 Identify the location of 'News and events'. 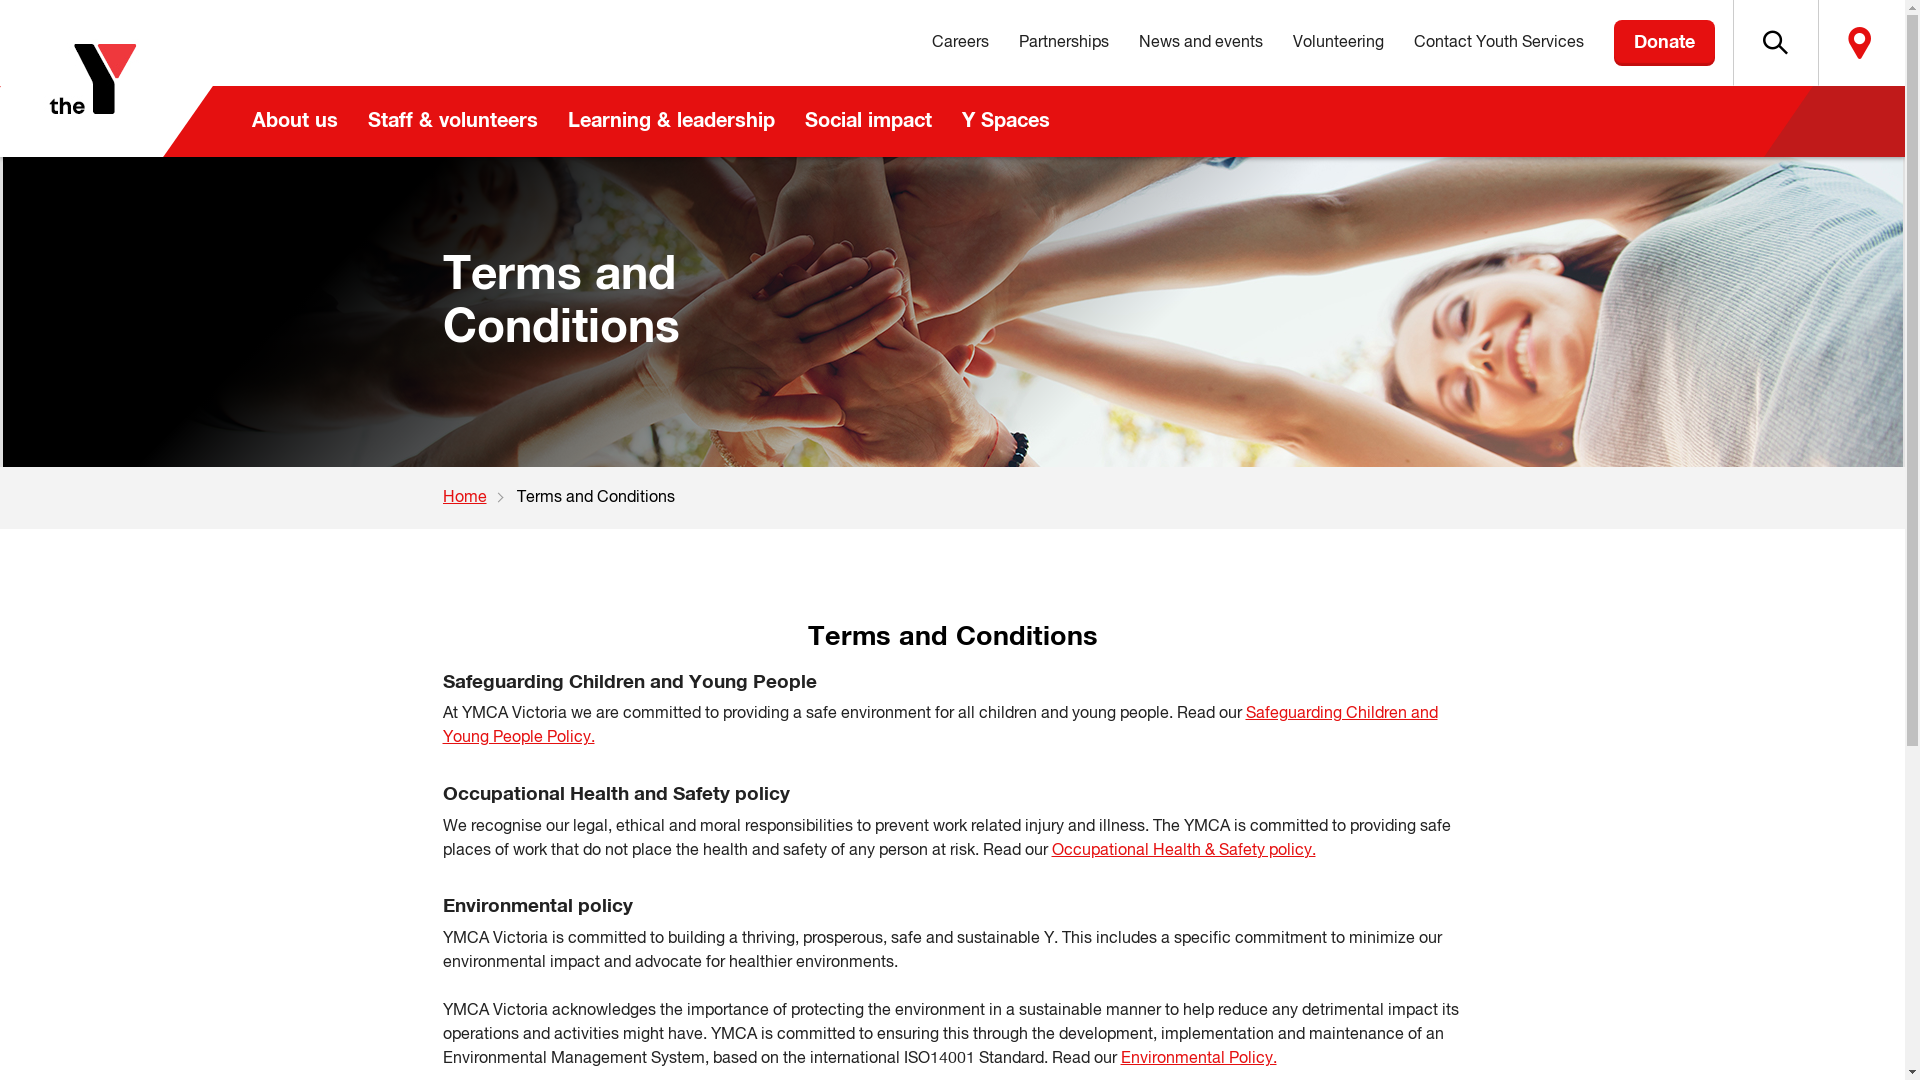
(1200, 42).